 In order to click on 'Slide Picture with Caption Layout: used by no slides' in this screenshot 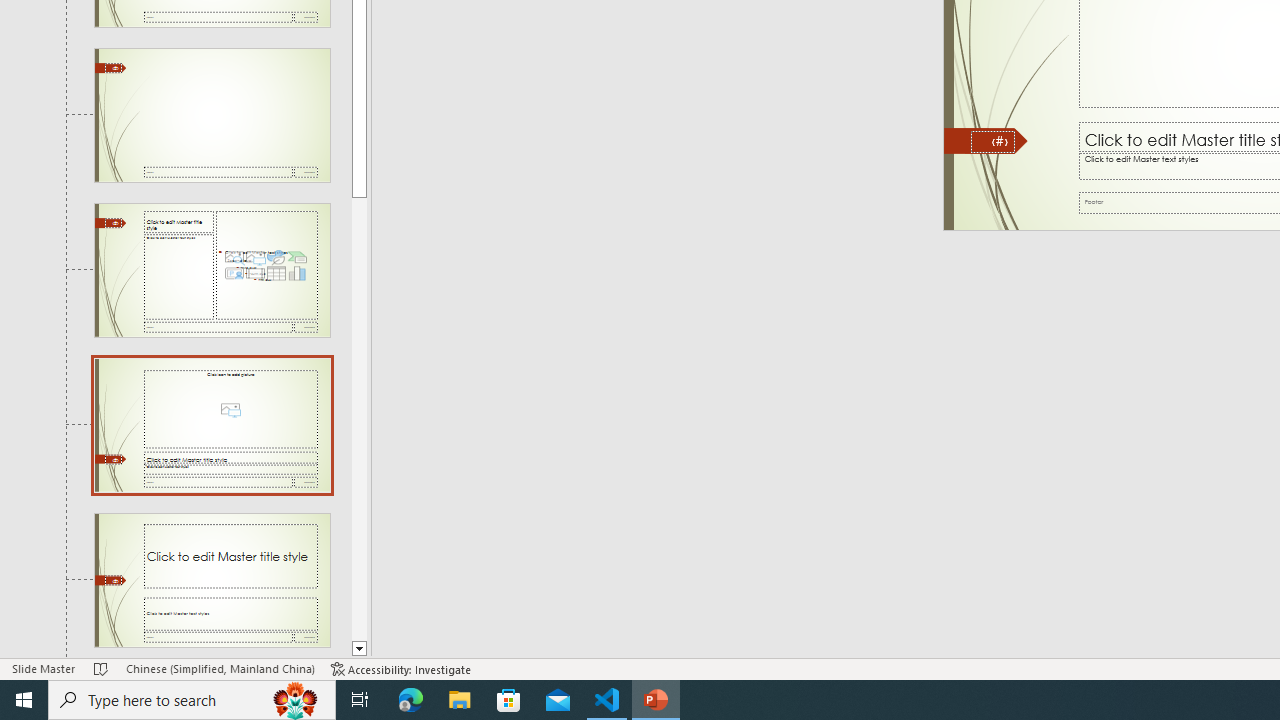, I will do `click(212, 424)`.